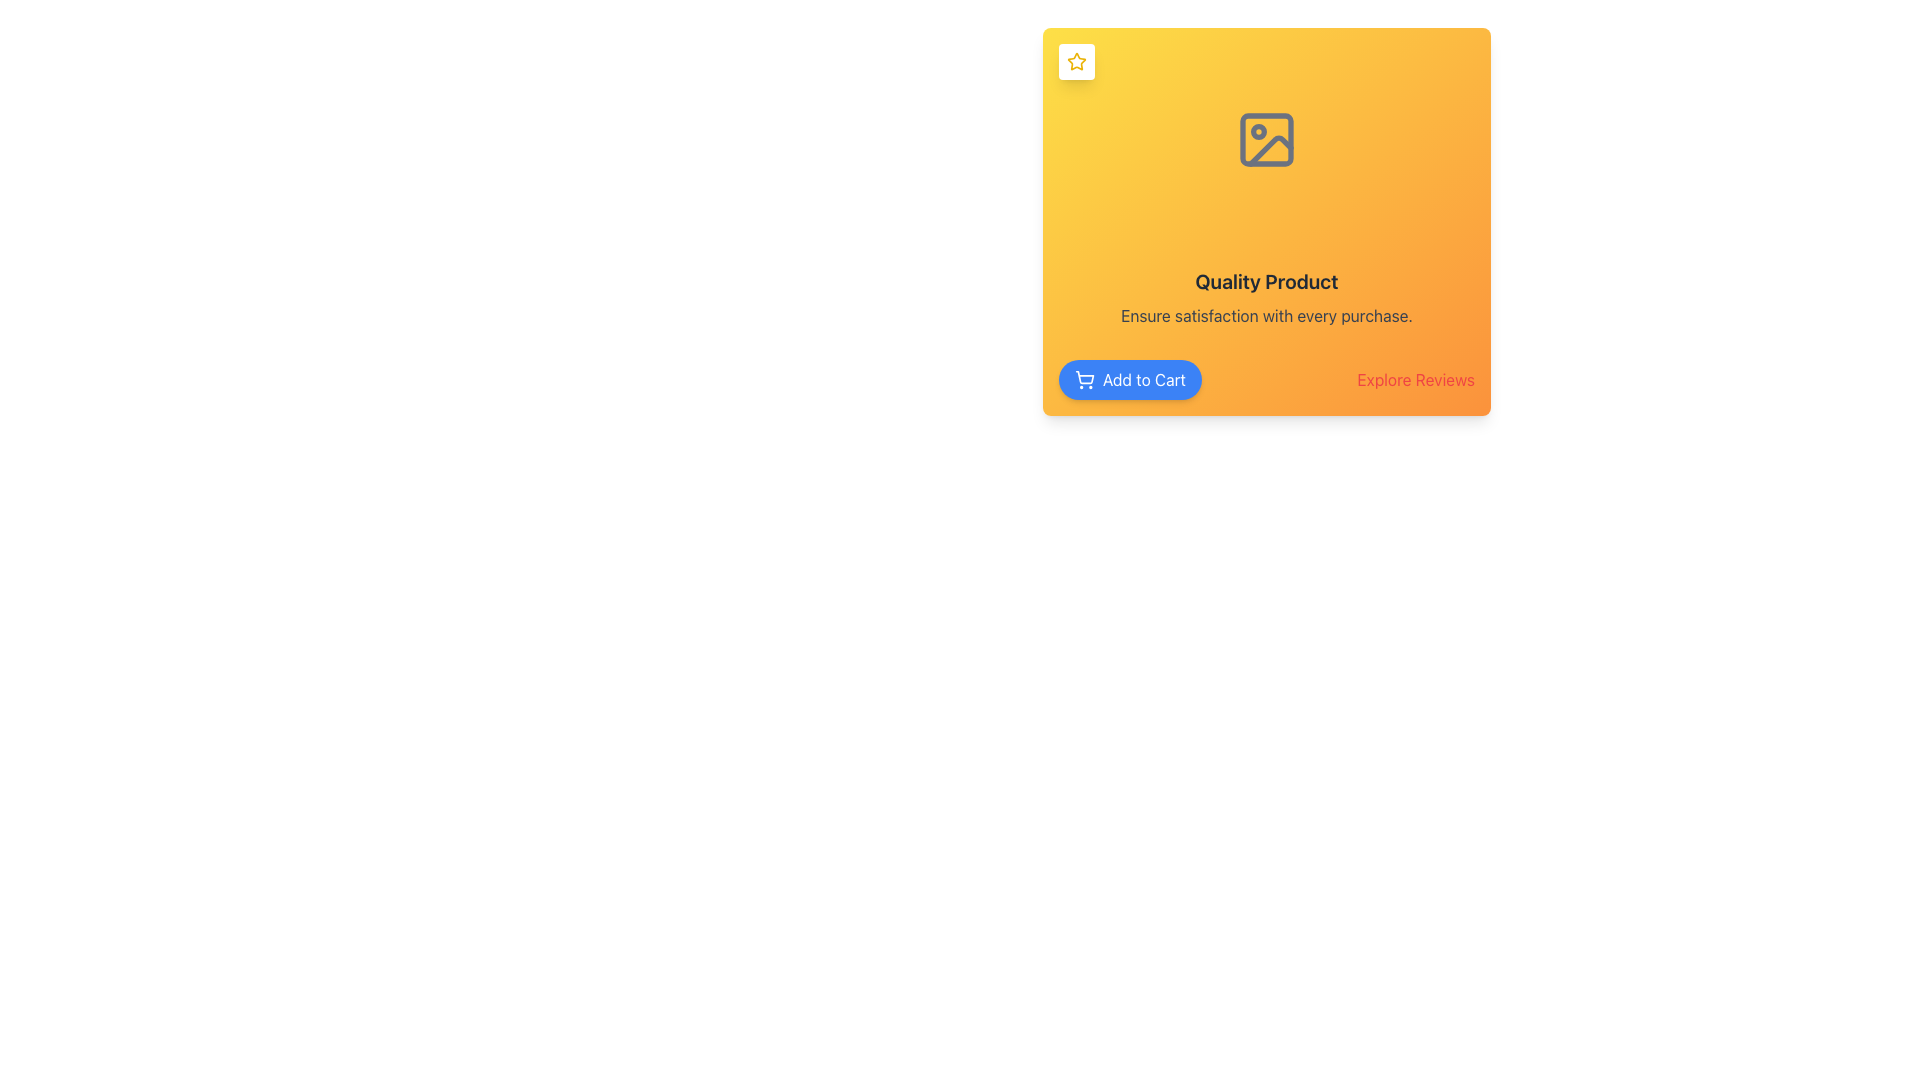  What do you see at coordinates (1266, 138) in the screenshot?
I see `the Decorative Image Section located at the top part of the card, which displays an image and enriches the presentation of the card's content` at bounding box center [1266, 138].